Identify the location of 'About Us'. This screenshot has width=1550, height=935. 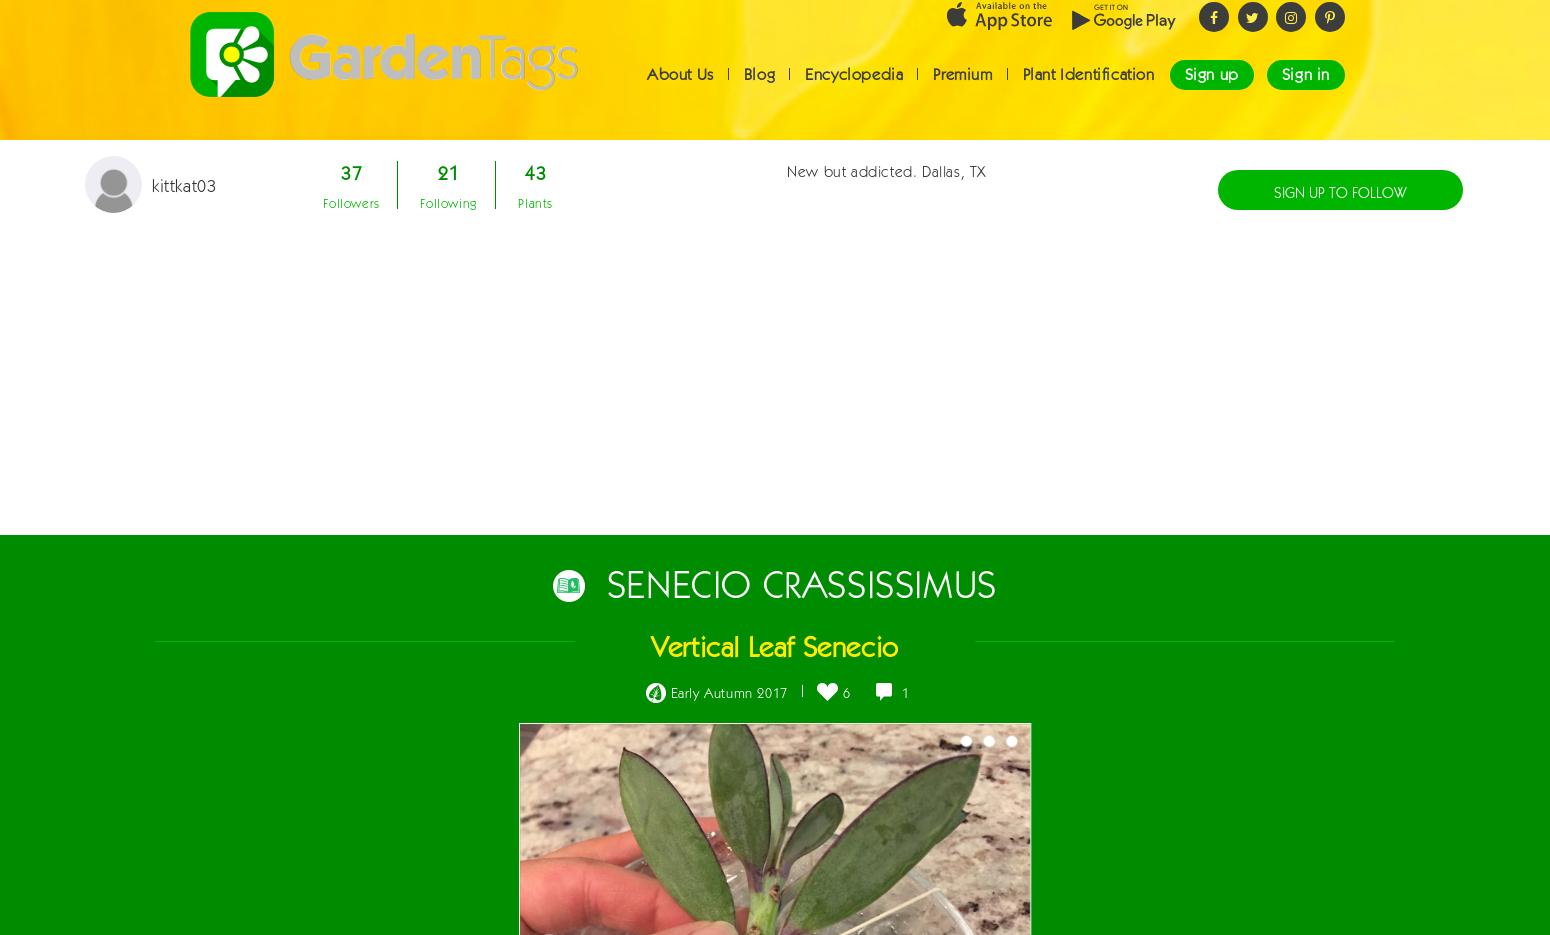
(678, 91).